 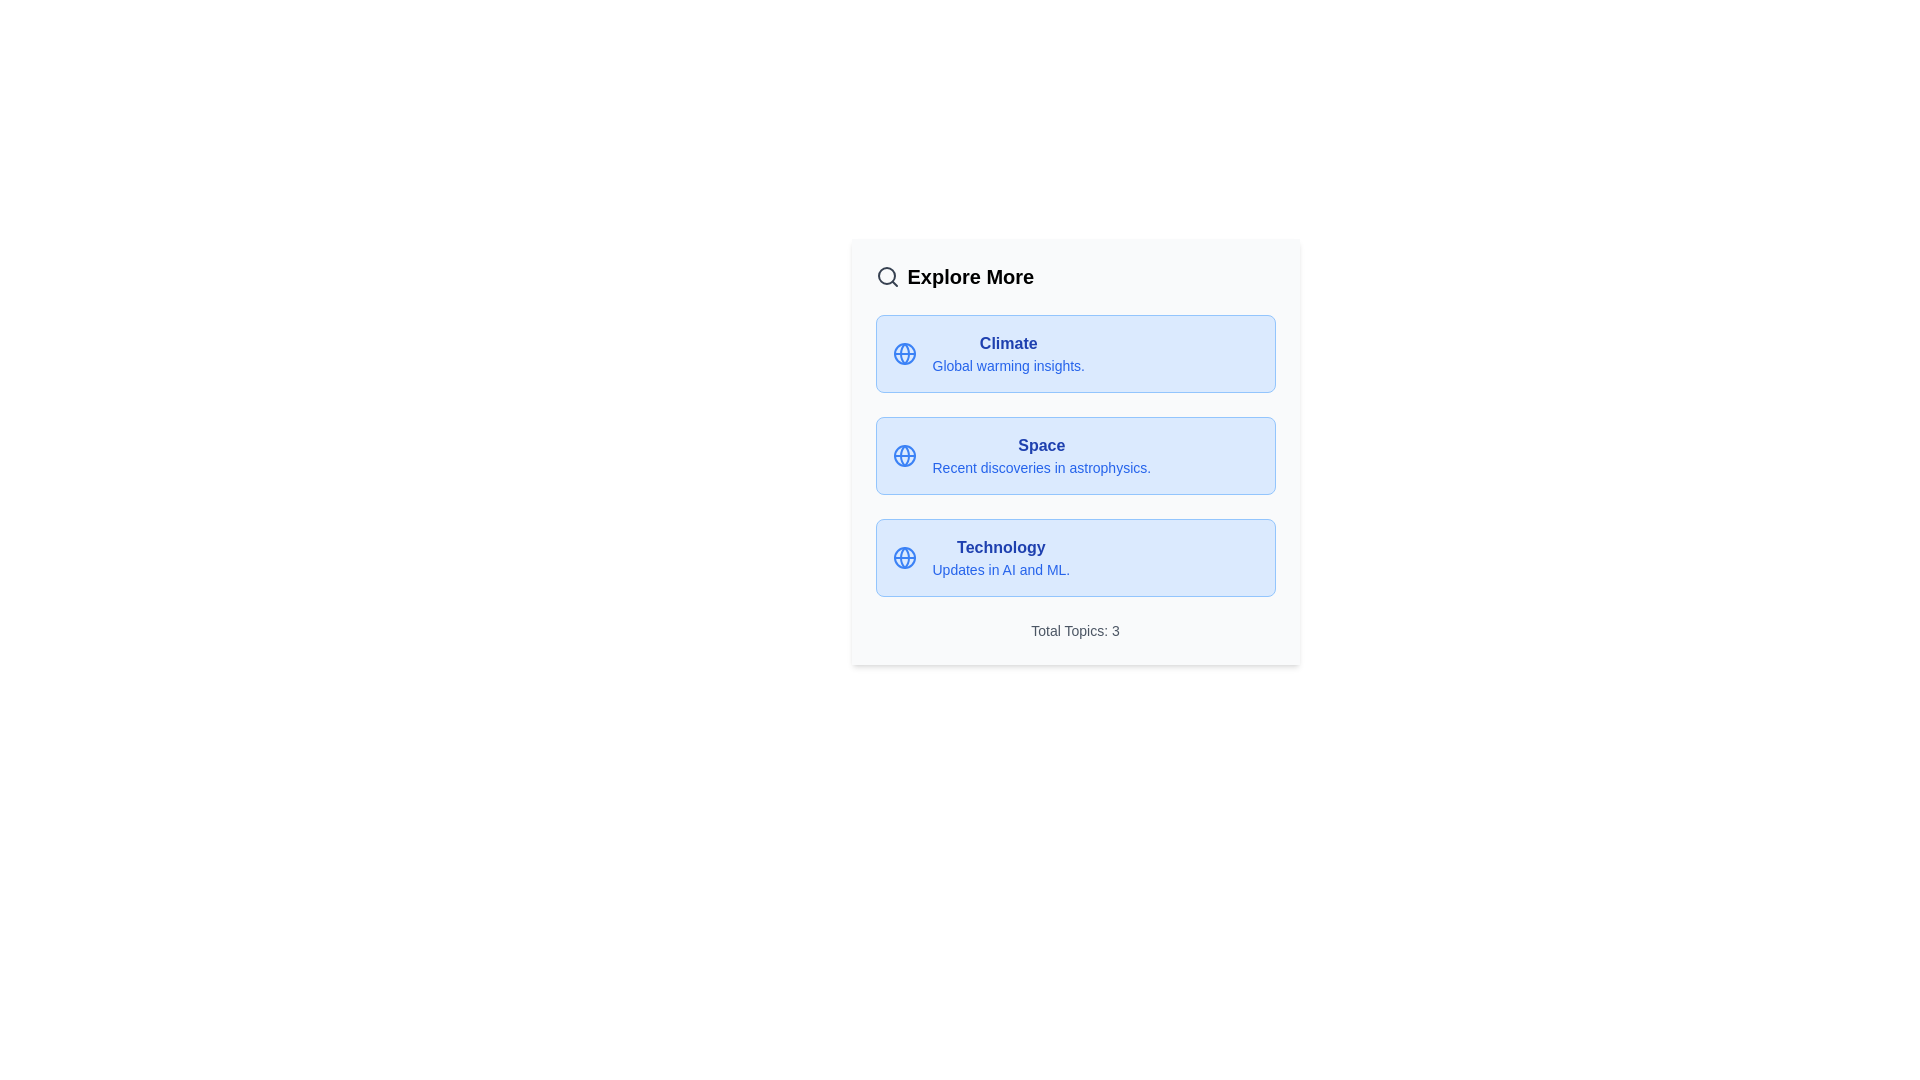 I want to click on the 'Explore More' header to focus or select, so click(x=1074, y=277).